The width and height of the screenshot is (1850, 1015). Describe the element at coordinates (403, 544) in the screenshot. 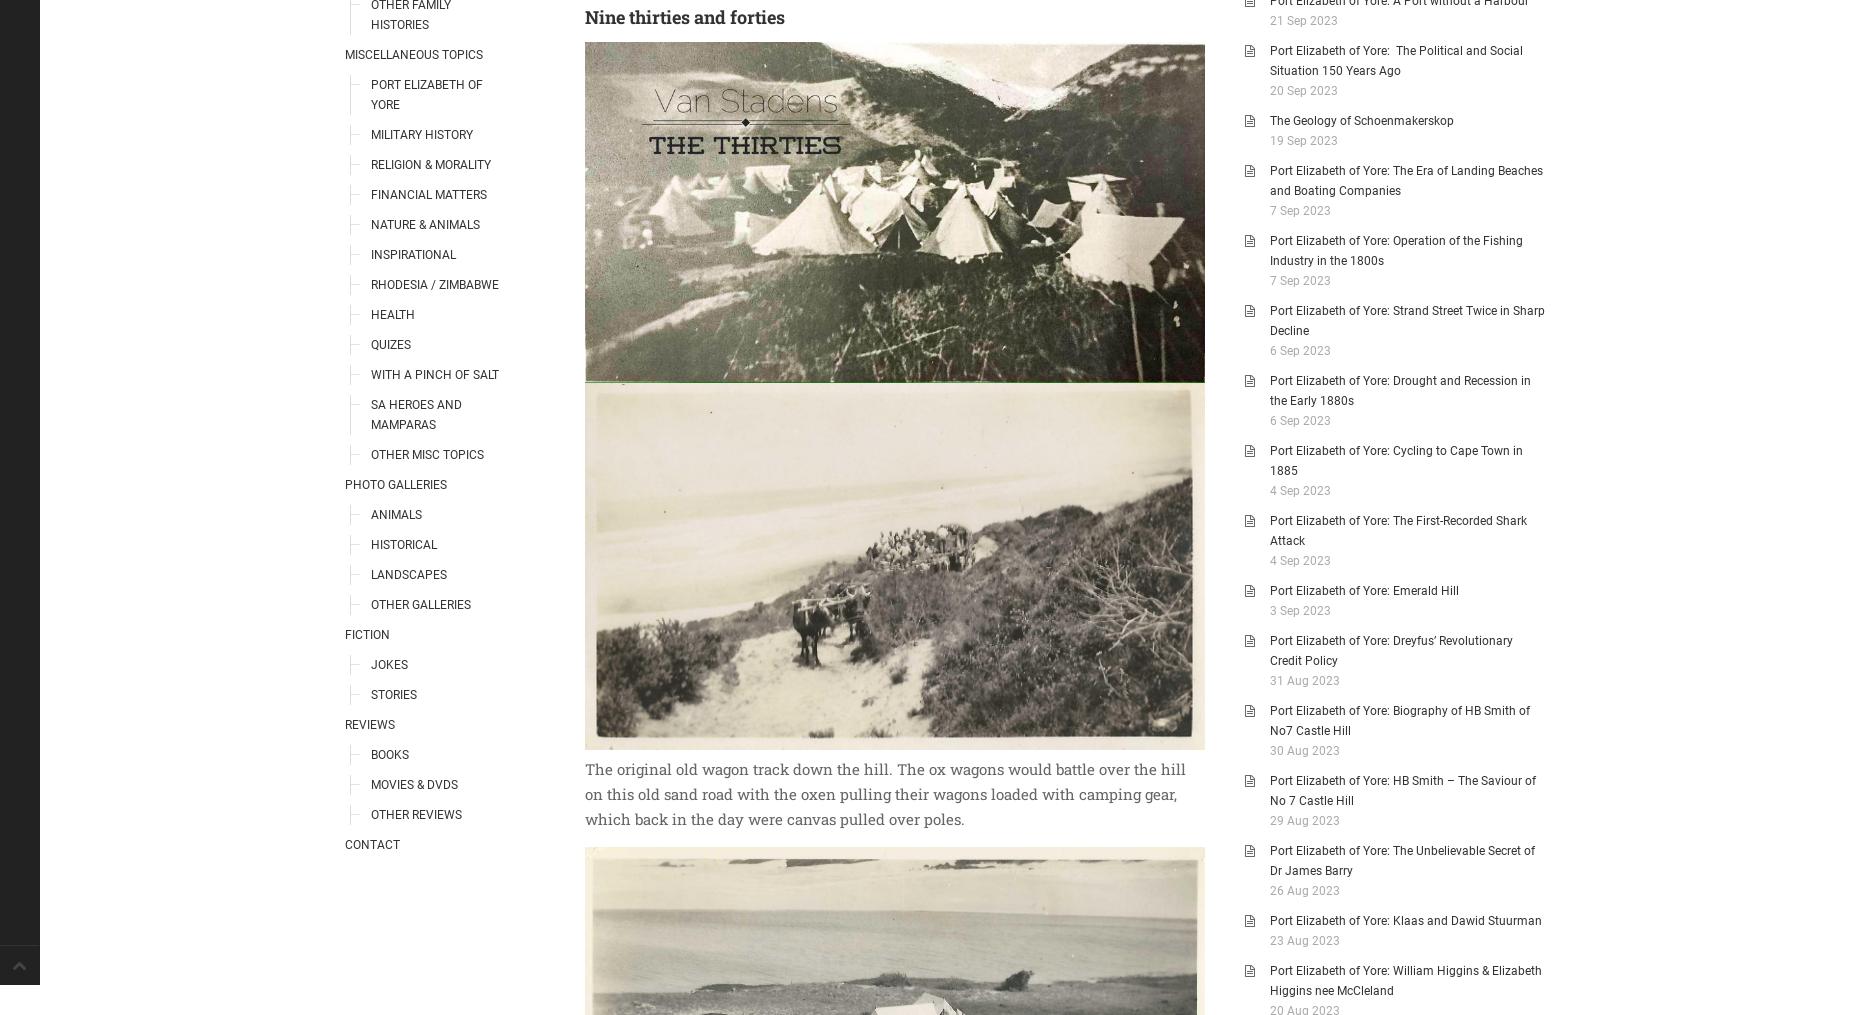

I see `'Historical'` at that location.